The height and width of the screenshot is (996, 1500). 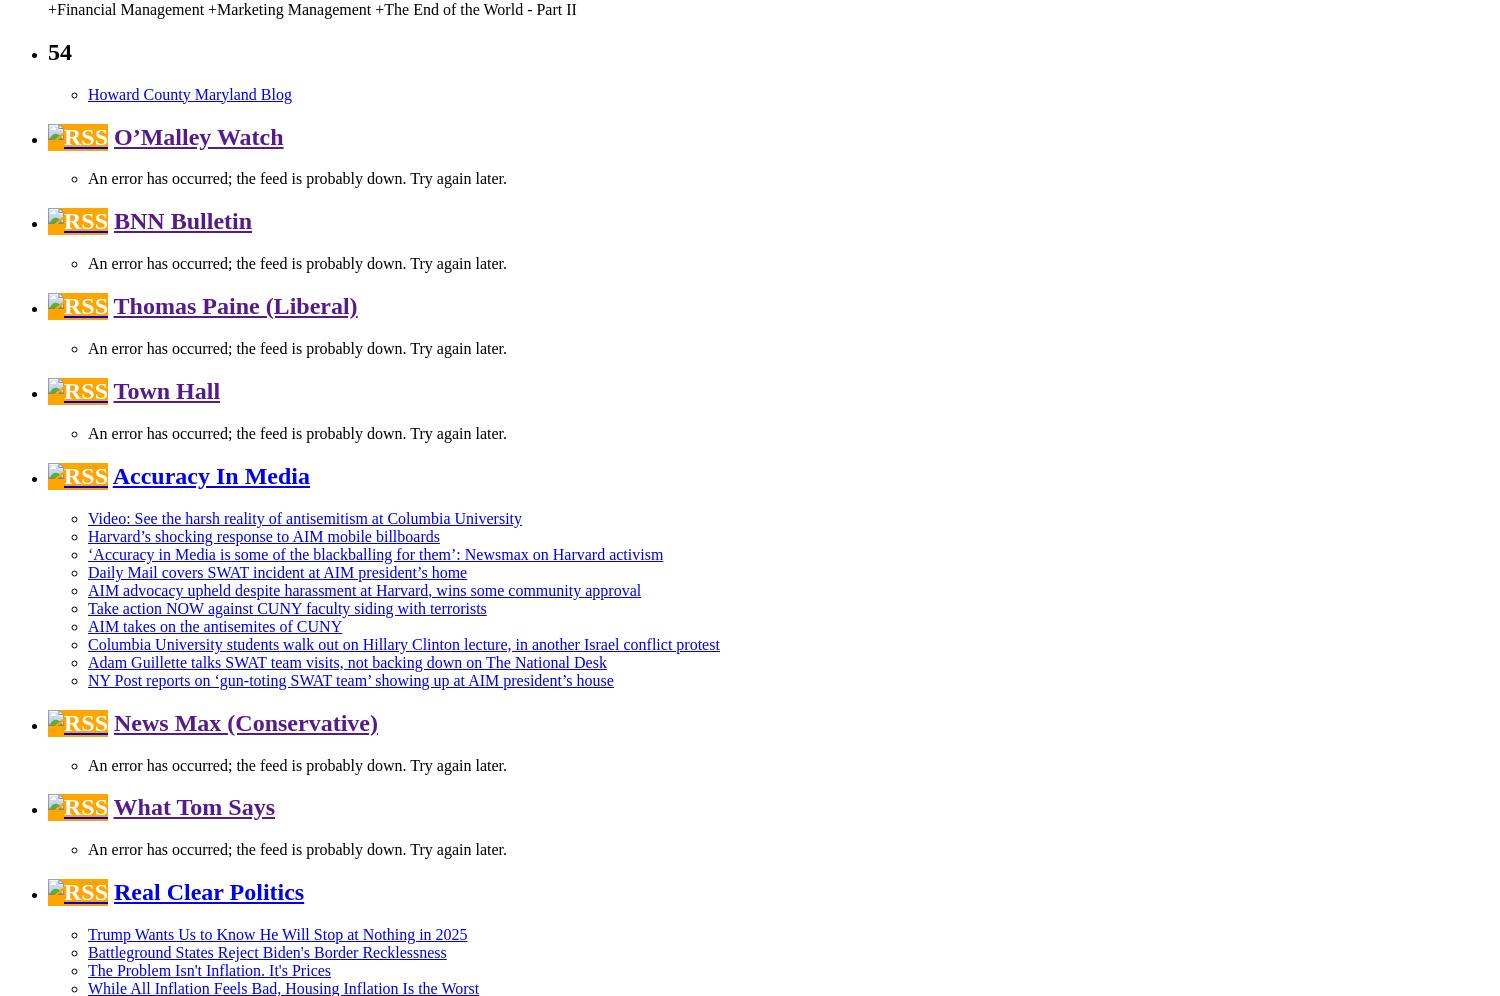 I want to click on 'Thomas Paine (Liberal)', so click(x=234, y=304).